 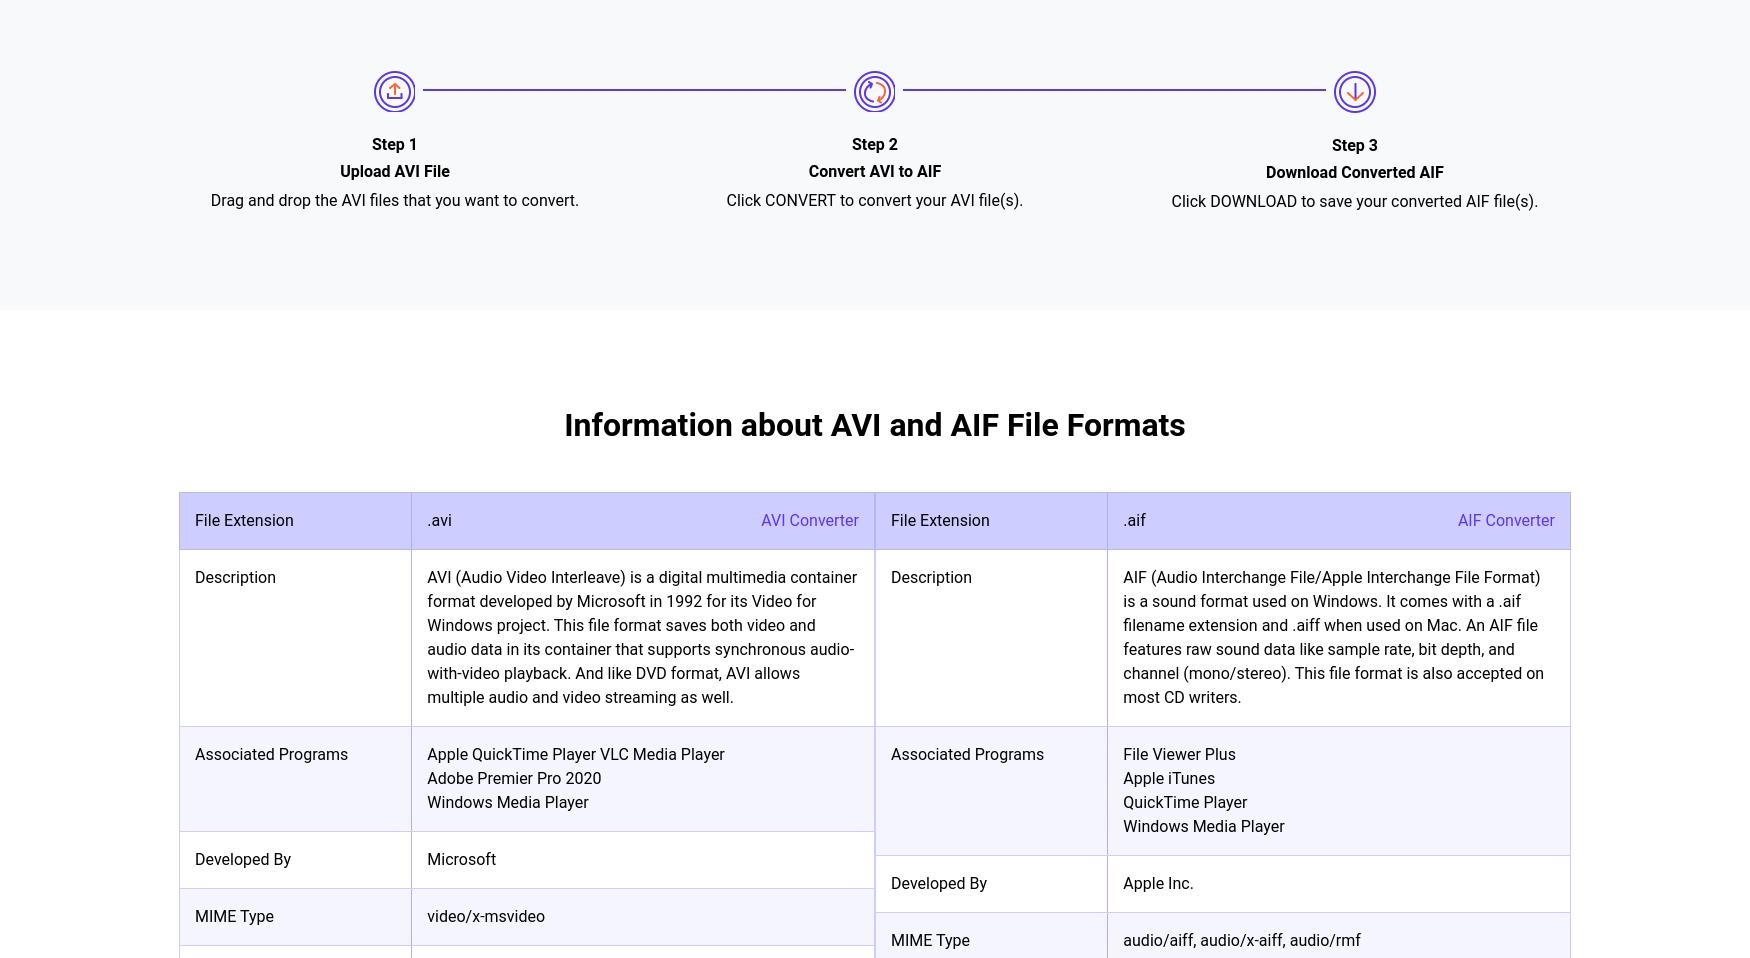 What do you see at coordinates (808, 519) in the screenshot?
I see `'AVI Converter'` at bounding box center [808, 519].